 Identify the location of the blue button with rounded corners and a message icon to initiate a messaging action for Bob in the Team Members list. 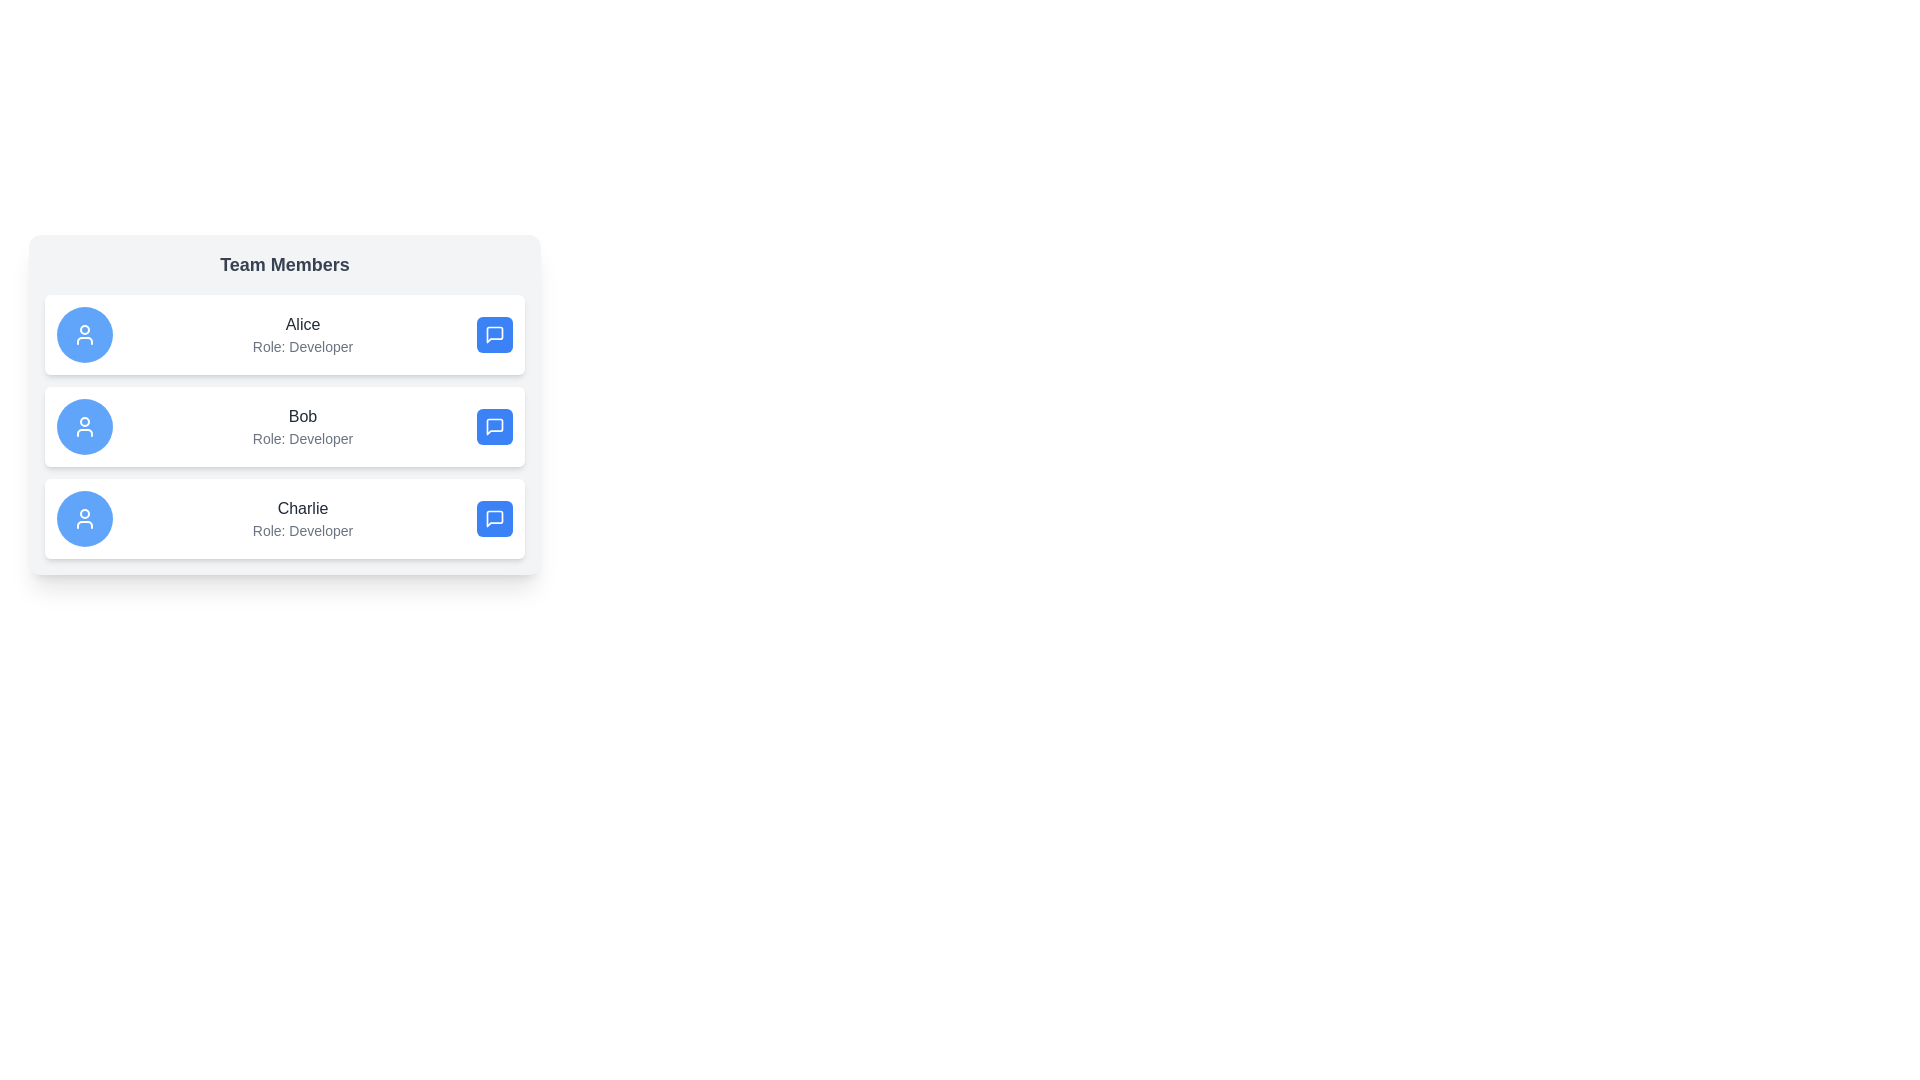
(494, 426).